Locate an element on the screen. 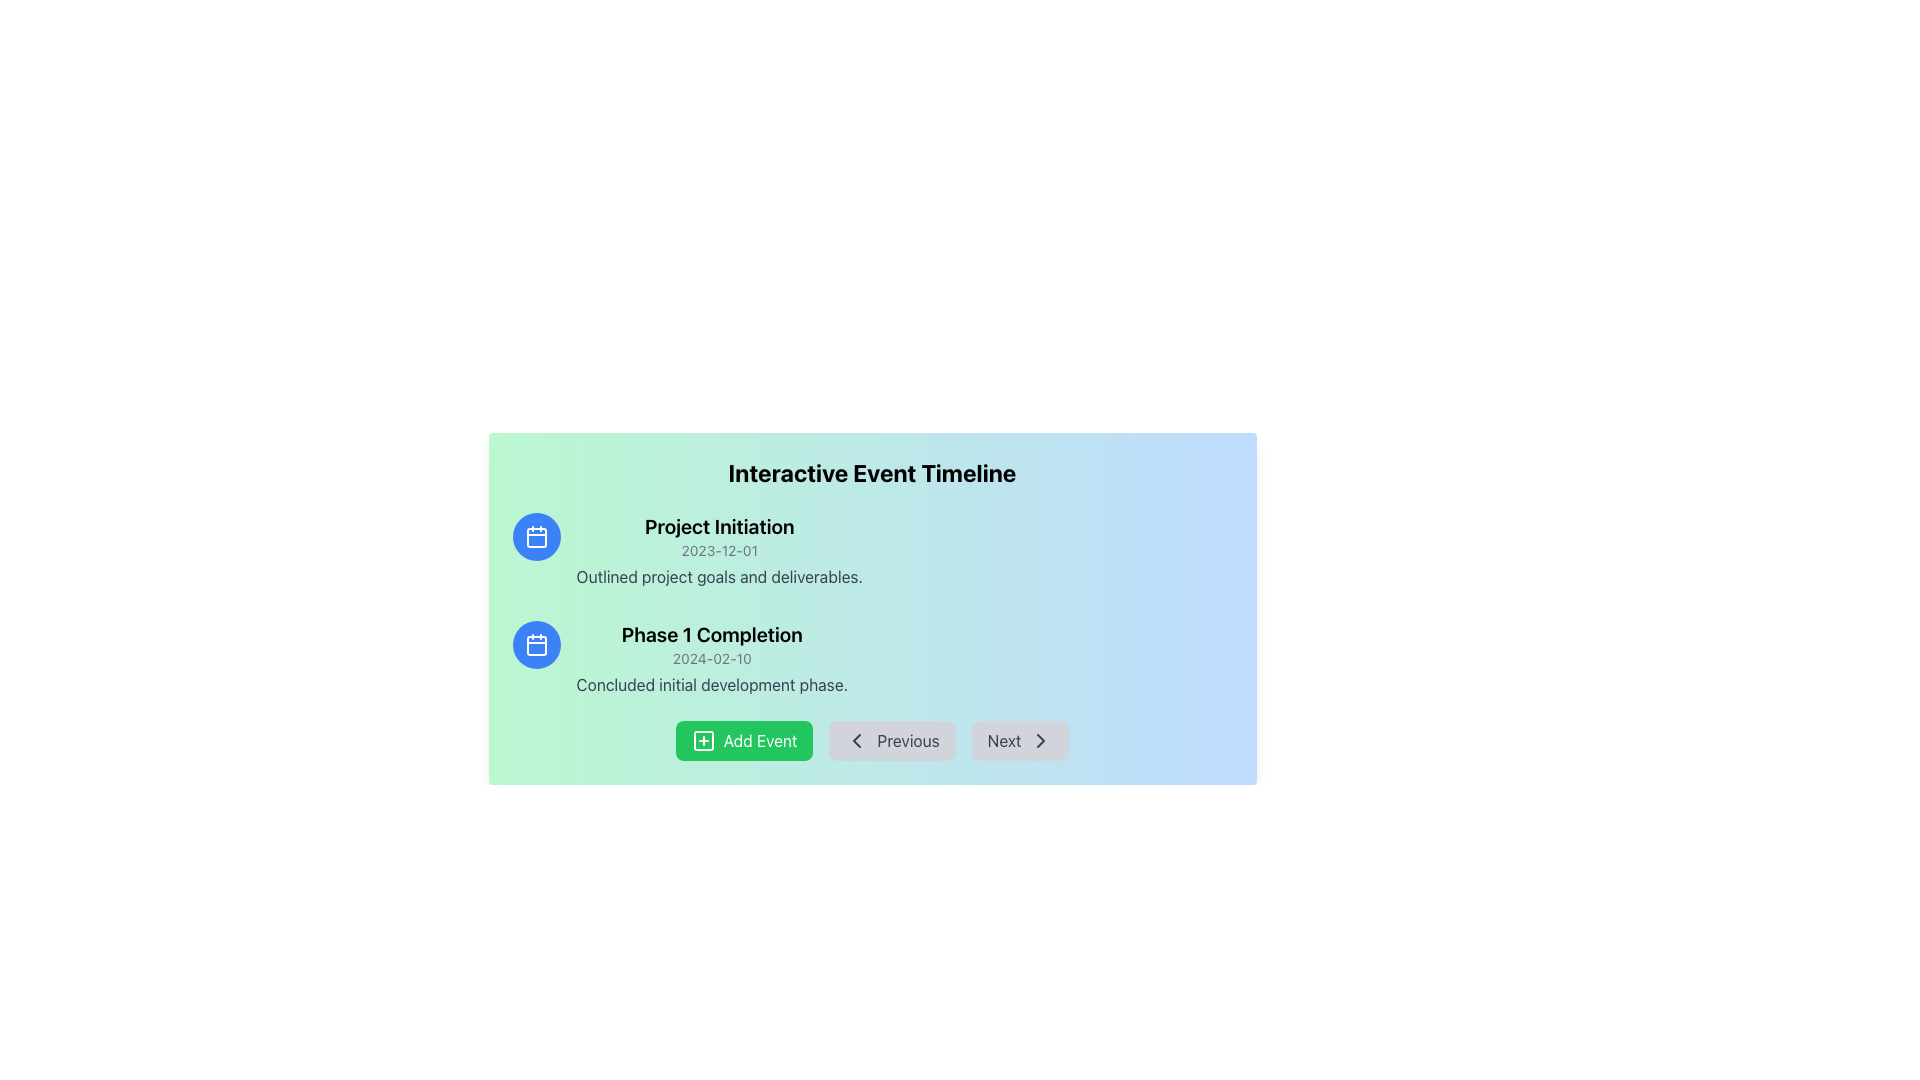 The image size is (1920, 1080). the navigation button located at the bottom-right corner of the interface to advance to the next page is located at coordinates (1020, 740).